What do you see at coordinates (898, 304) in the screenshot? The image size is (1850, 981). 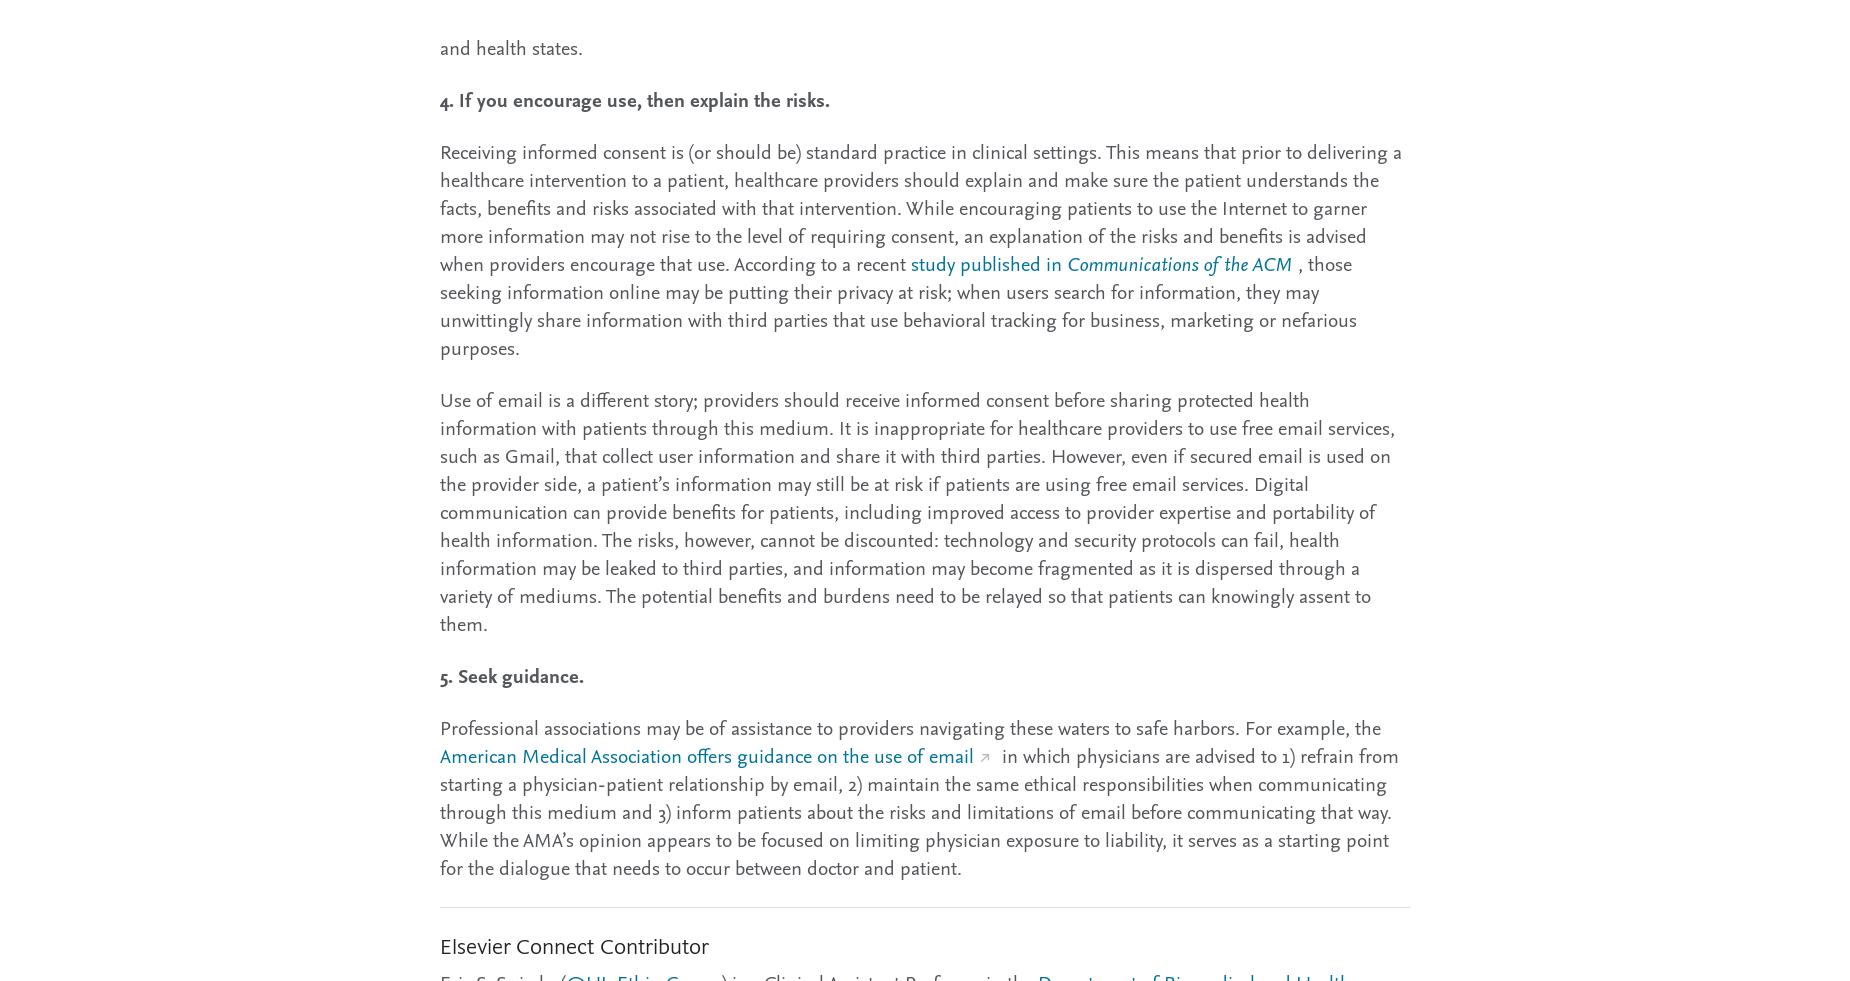 I see `', those seeking information online may be putting their privacy at risk; when users search for information, they may unwittingly share information with third parties that use behavioral tracking for business, marketing or nefarious purposes.'` at bounding box center [898, 304].